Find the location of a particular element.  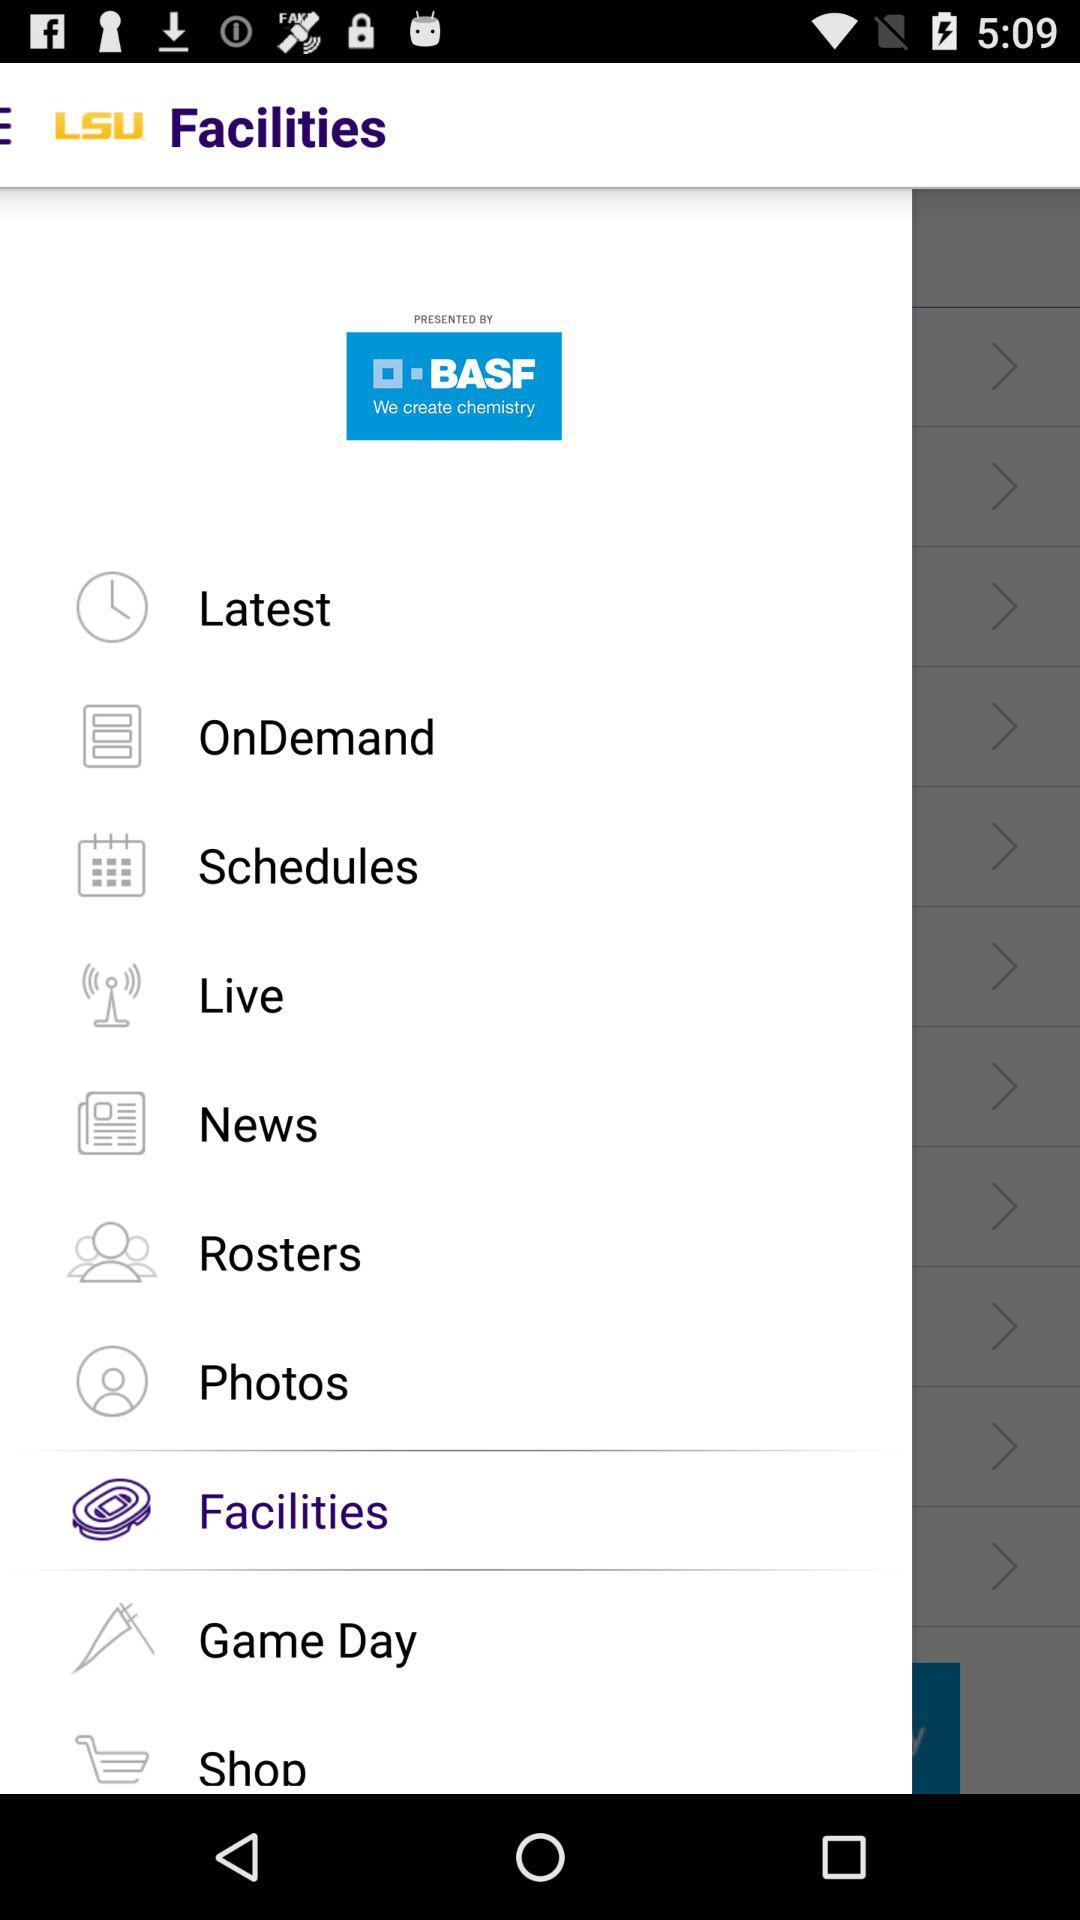

the watch icon beside latest is located at coordinates (111, 605).